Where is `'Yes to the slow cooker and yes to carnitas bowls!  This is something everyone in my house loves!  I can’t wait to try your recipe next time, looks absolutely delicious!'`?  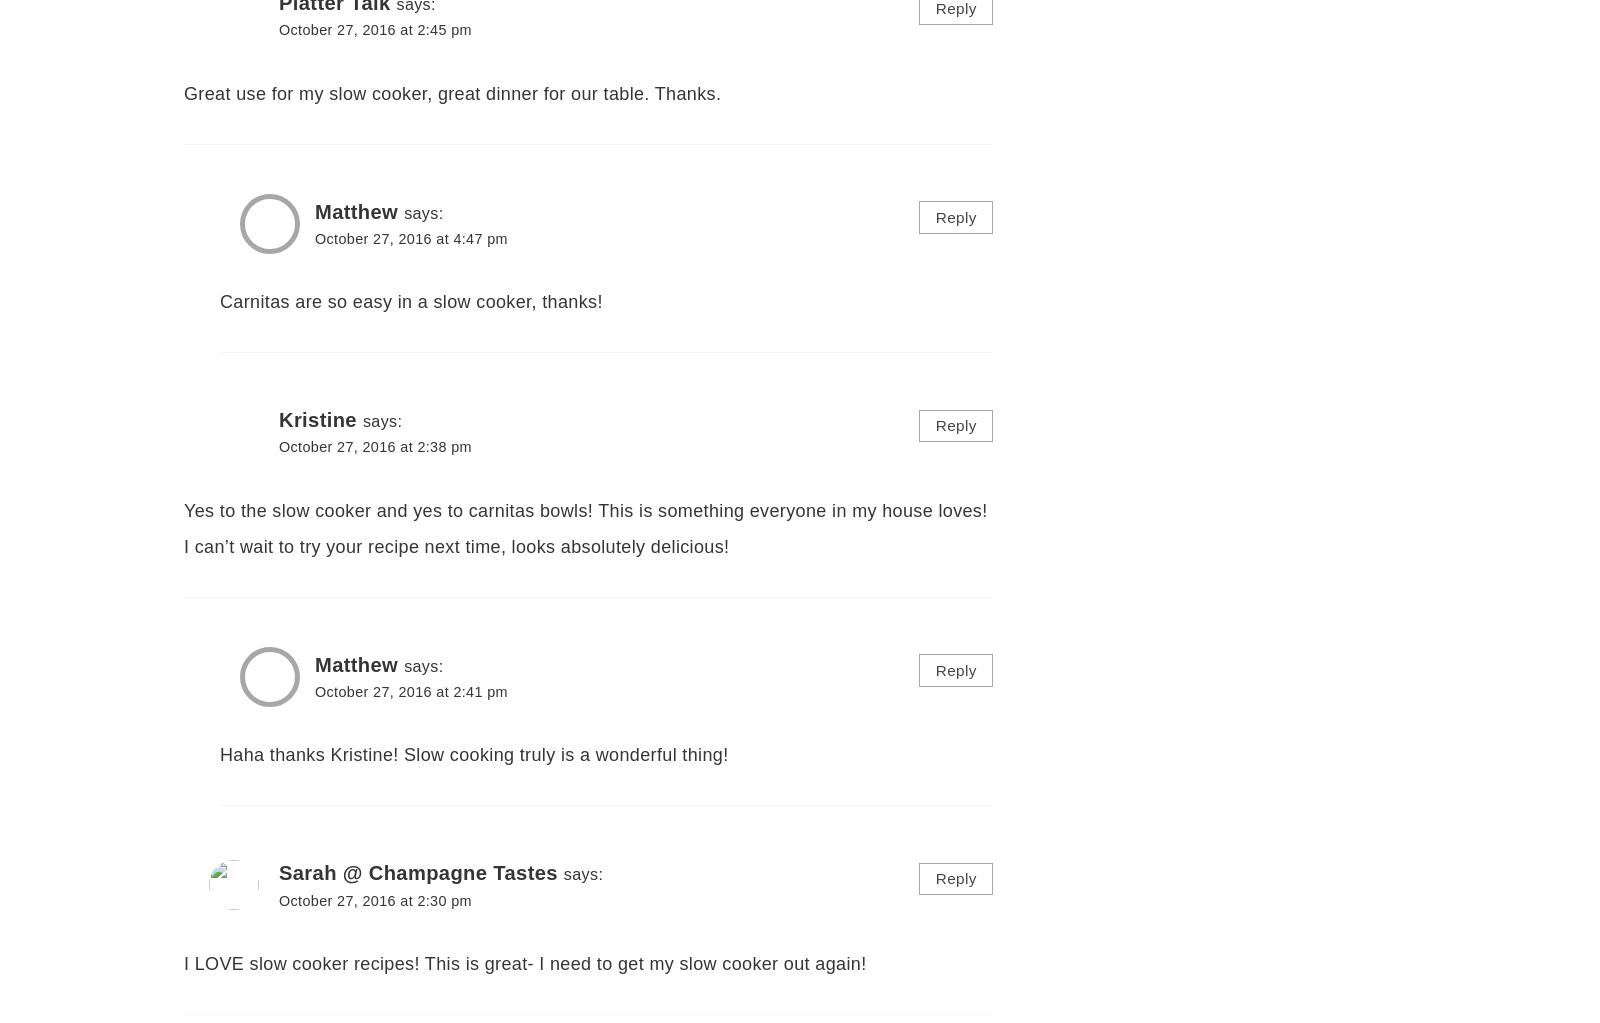 'Yes to the slow cooker and yes to carnitas bowls!  This is something everyone in my house loves!  I can’t wait to try your recipe next time, looks absolutely delicious!' is located at coordinates (584, 526).